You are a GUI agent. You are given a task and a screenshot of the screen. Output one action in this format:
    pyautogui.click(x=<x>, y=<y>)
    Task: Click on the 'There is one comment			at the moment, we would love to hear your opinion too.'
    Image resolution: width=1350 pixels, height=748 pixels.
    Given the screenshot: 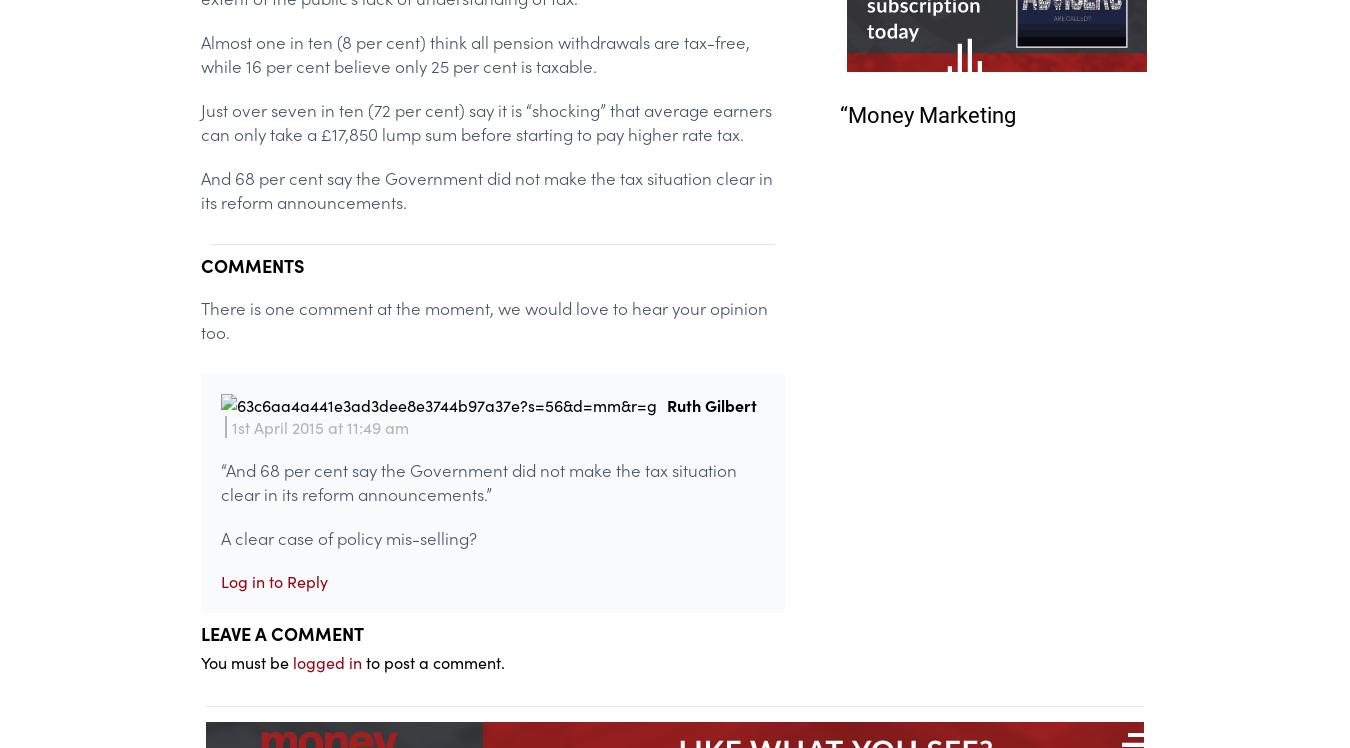 What is the action you would take?
    pyautogui.click(x=483, y=319)
    